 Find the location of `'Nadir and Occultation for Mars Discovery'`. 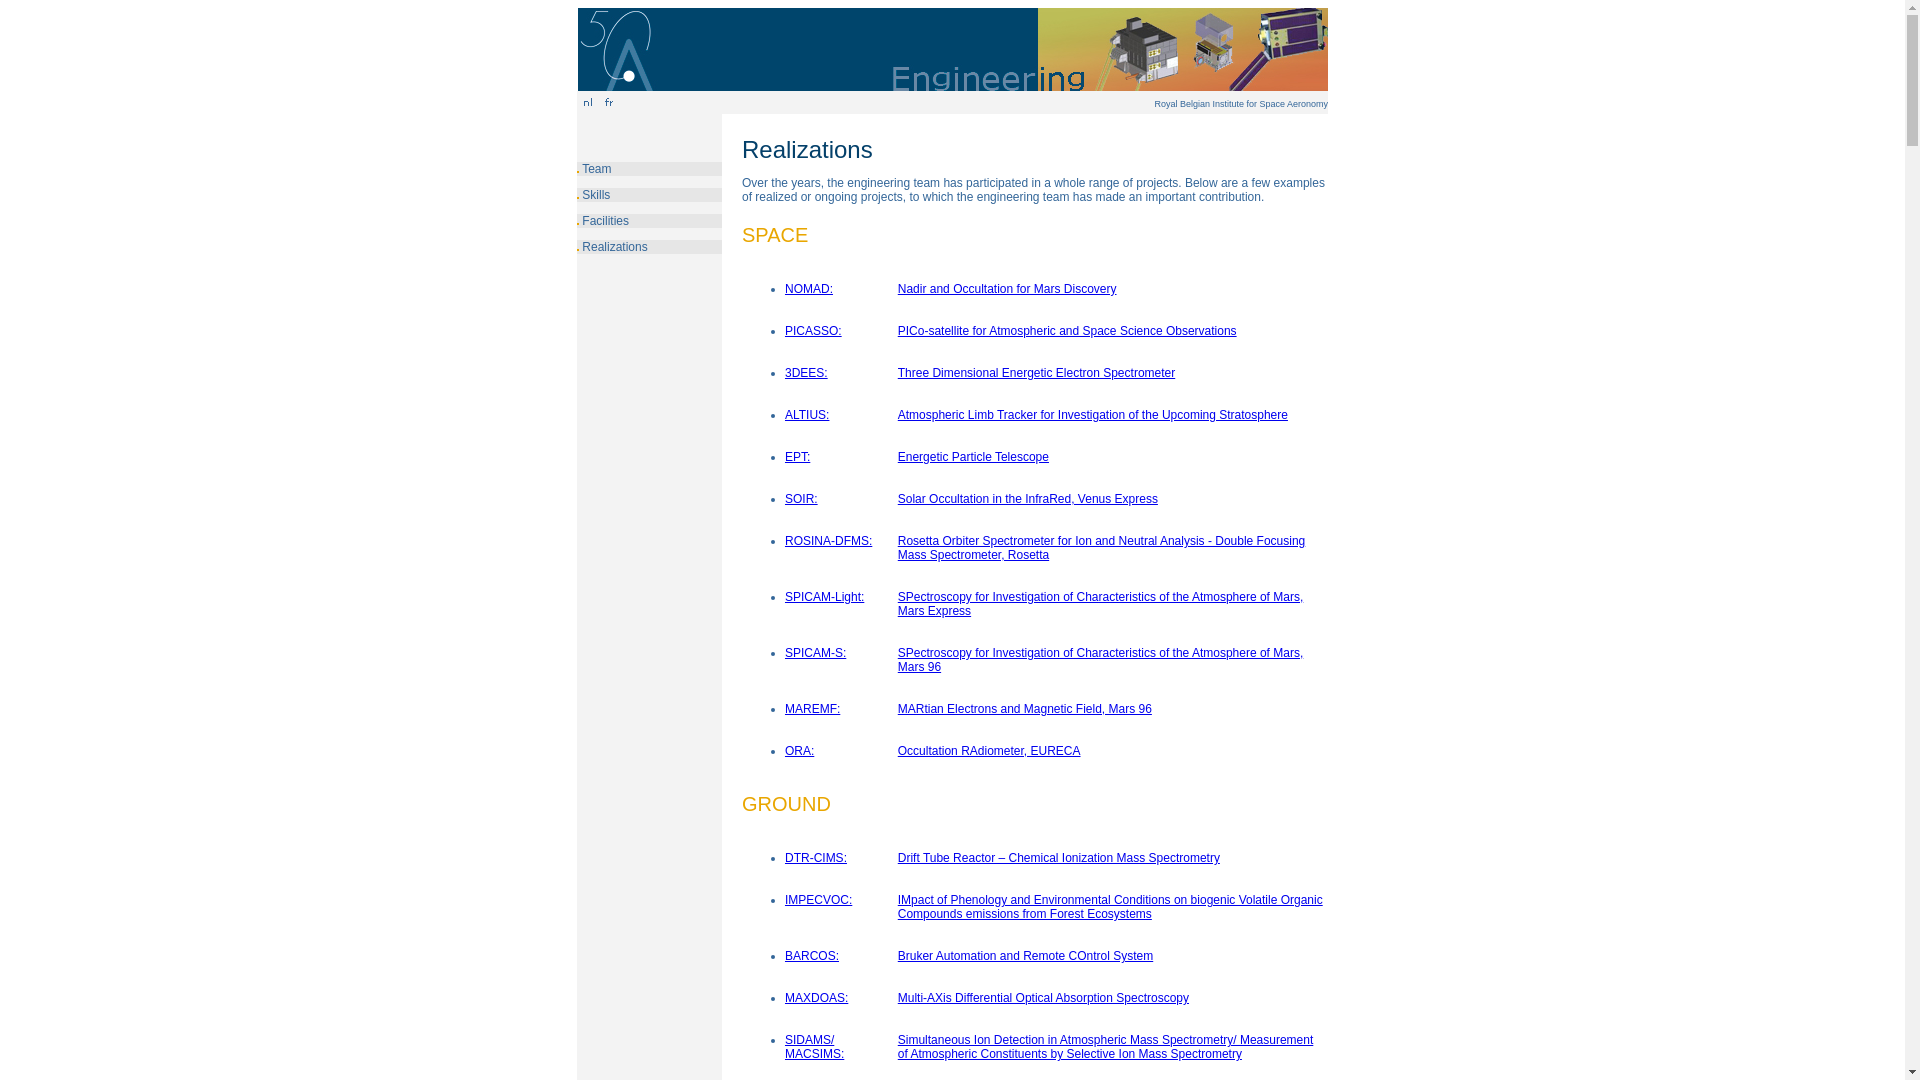

'Nadir and Occultation for Mars Discovery' is located at coordinates (1007, 289).